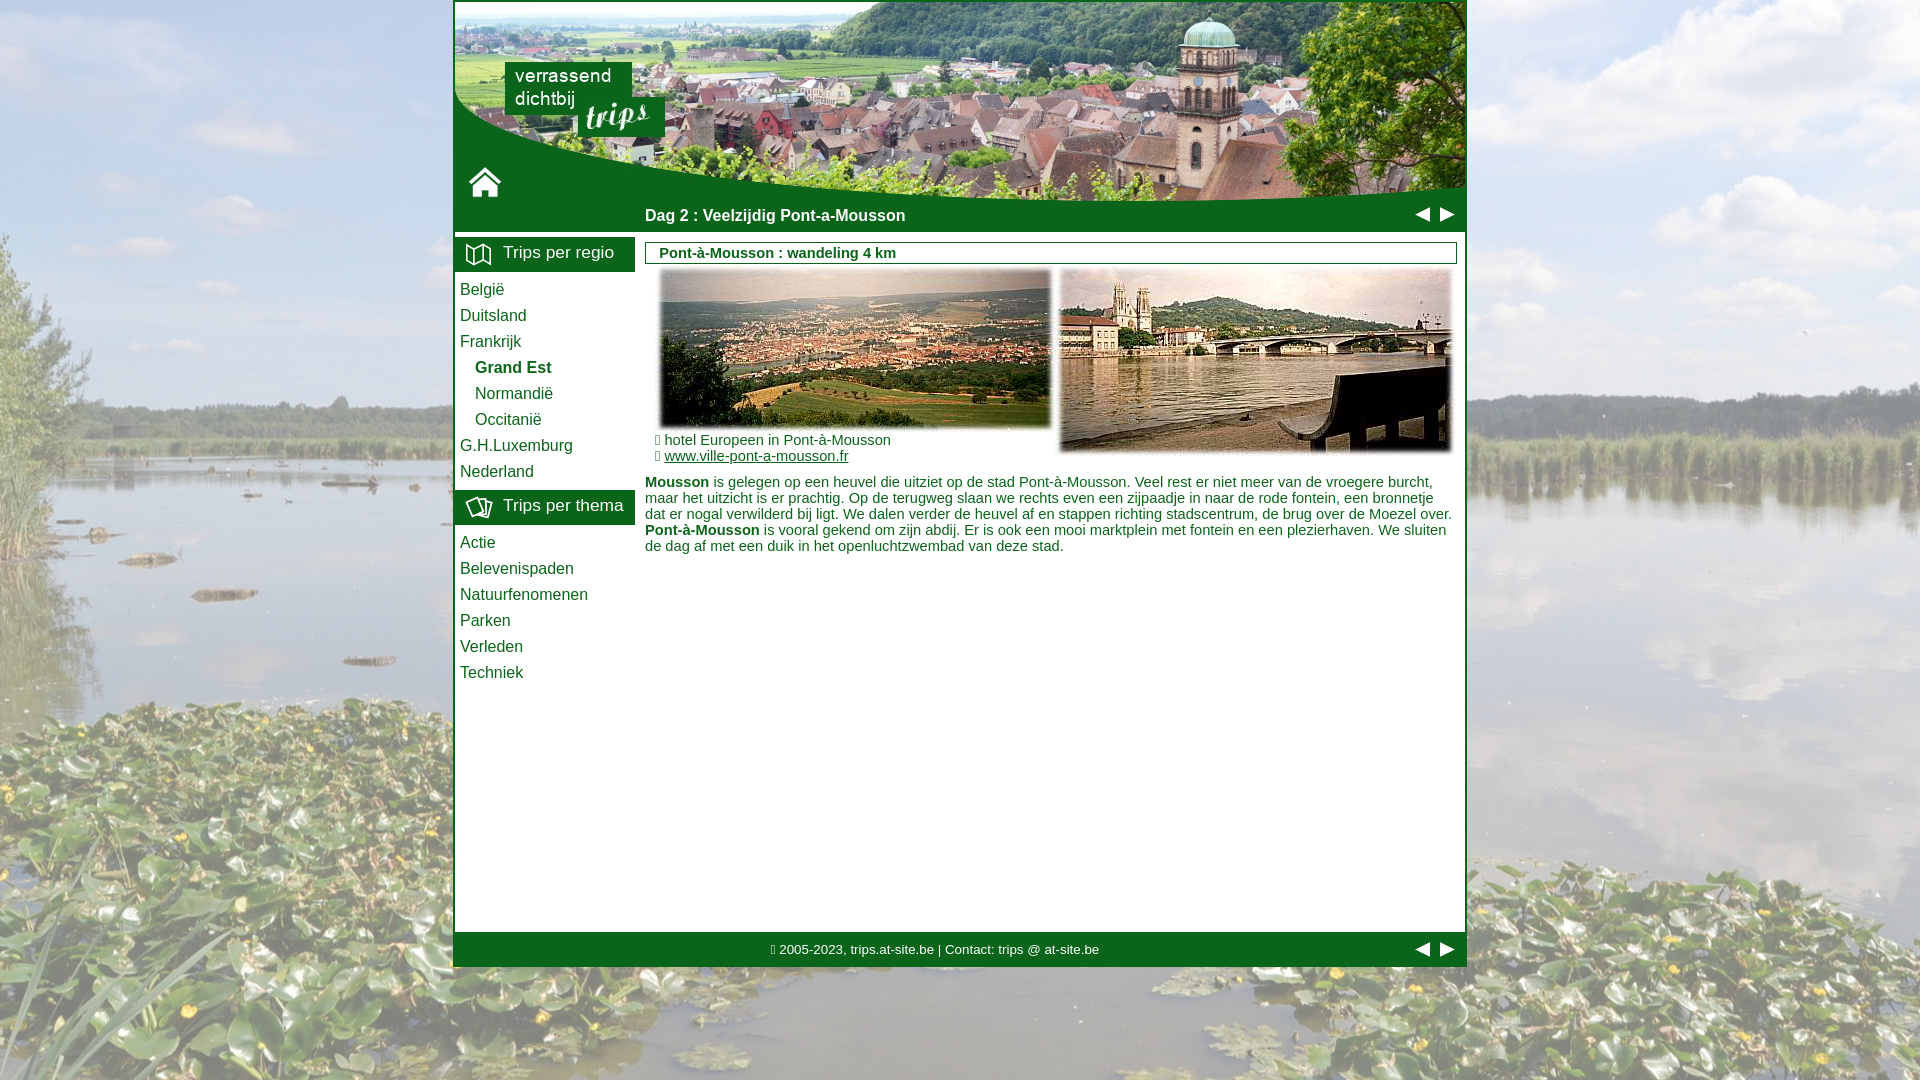  I want to click on 'Belevenispaden', so click(454, 569).